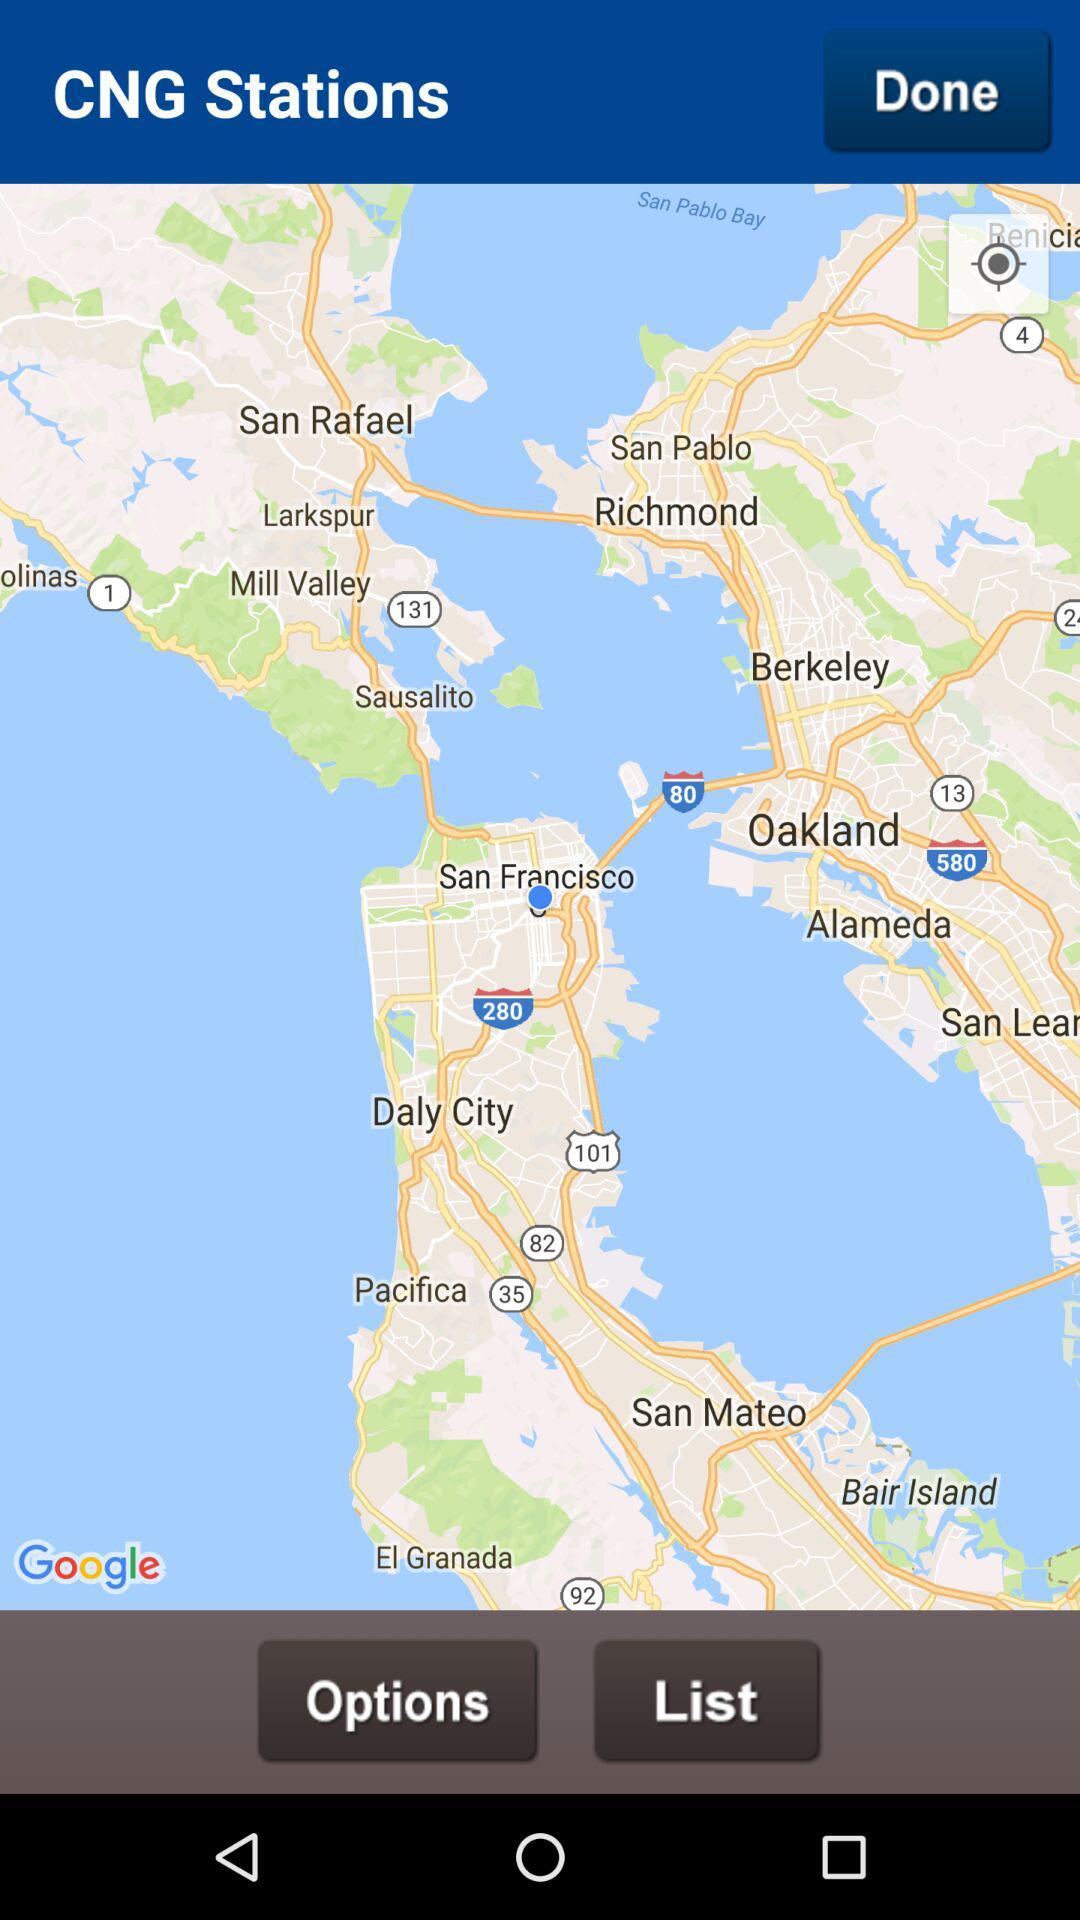  What do you see at coordinates (398, 1700) in the screenshot?
I see `button text` at bounding box center [398, 1700].